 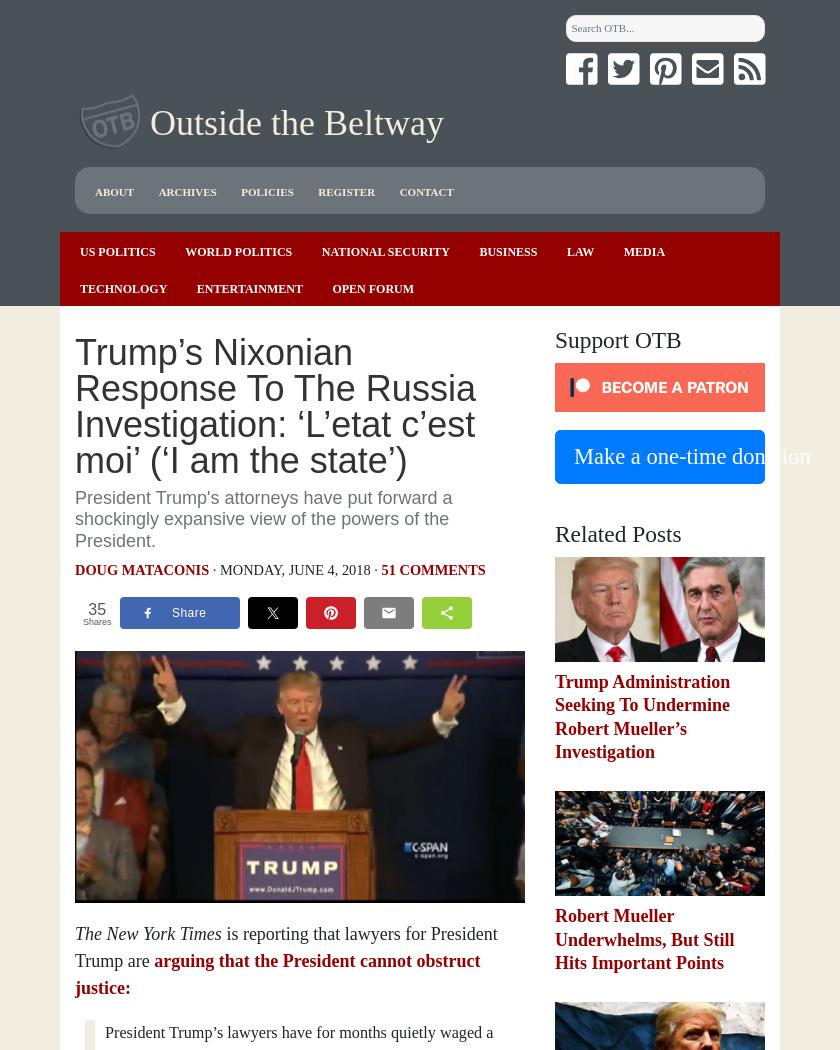 What do you see at coordinates (97, 609) in the screenshot?
I see `'35'` at bounding box center [97, 609].